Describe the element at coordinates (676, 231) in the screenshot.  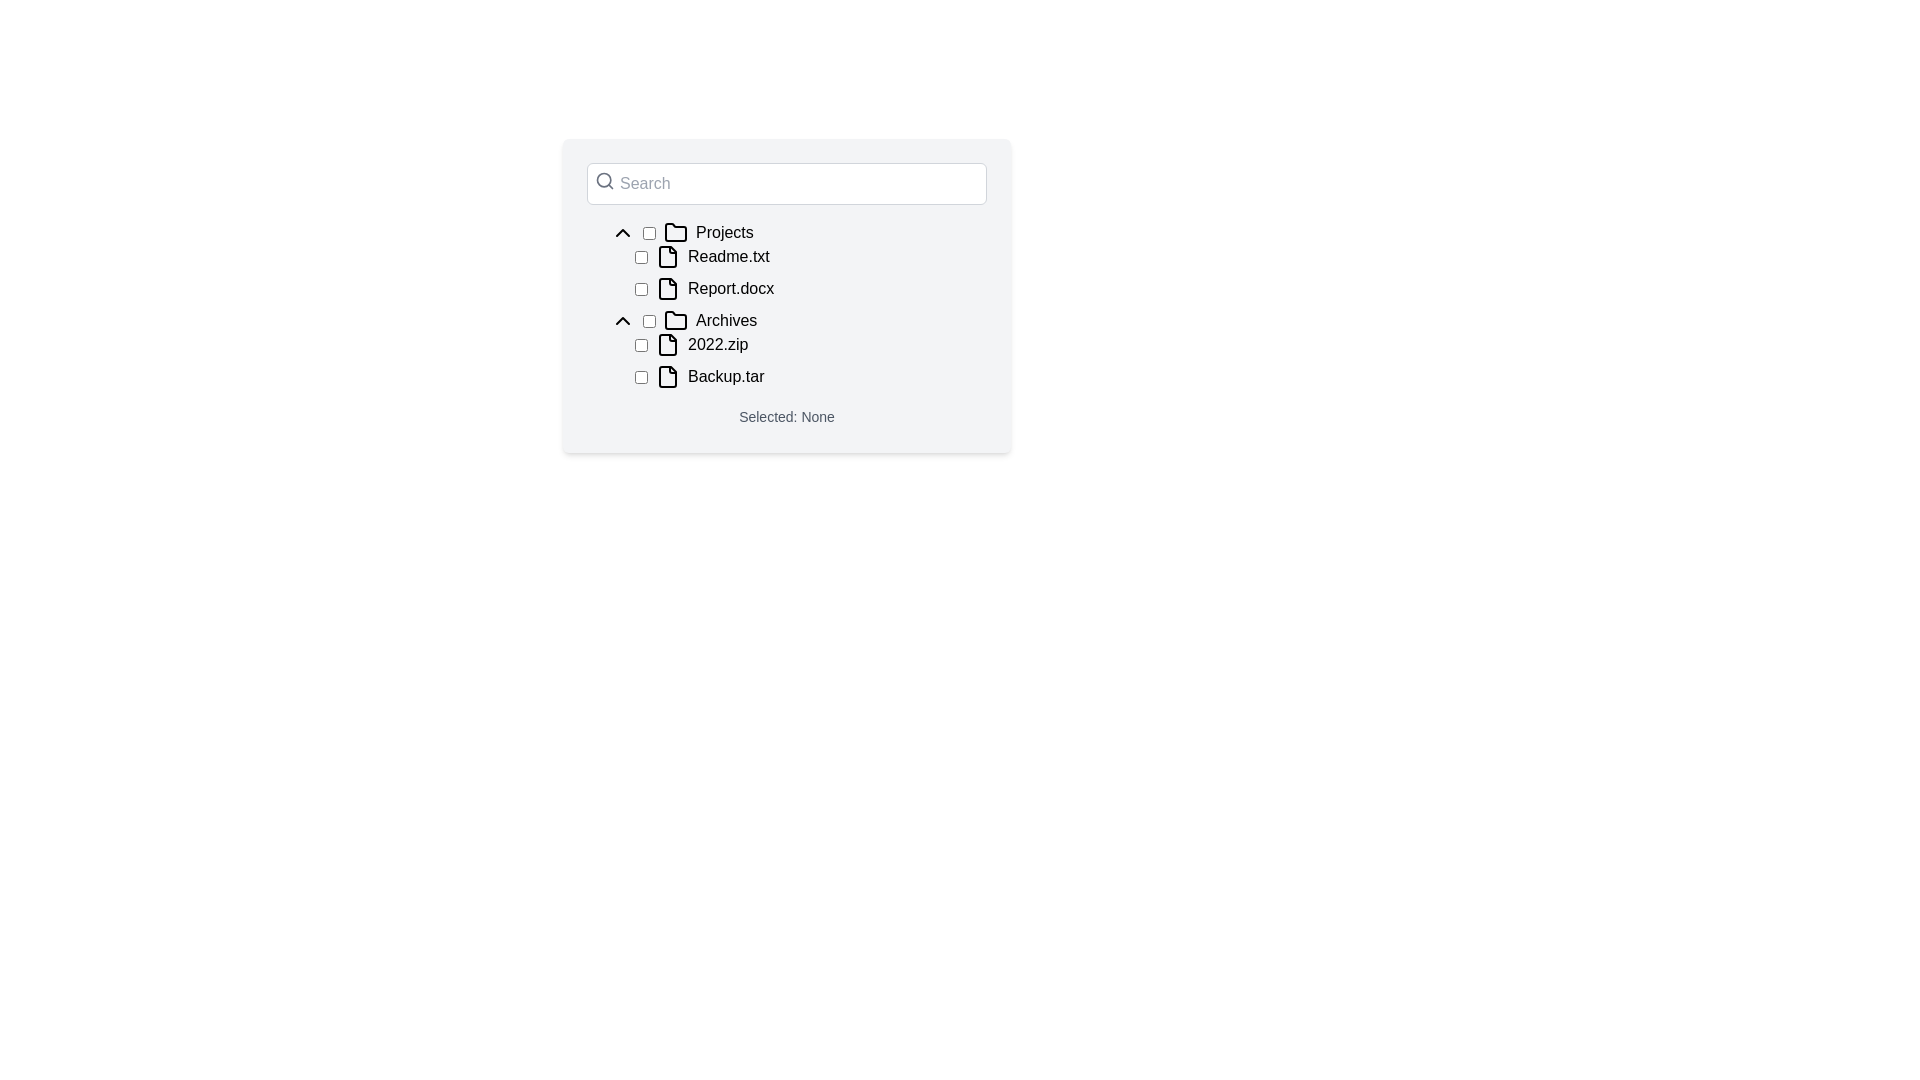
I see `the folder icon, which is a simple outline design located to the left of the 'Projects' label in the hierarchical file structure` at that location.